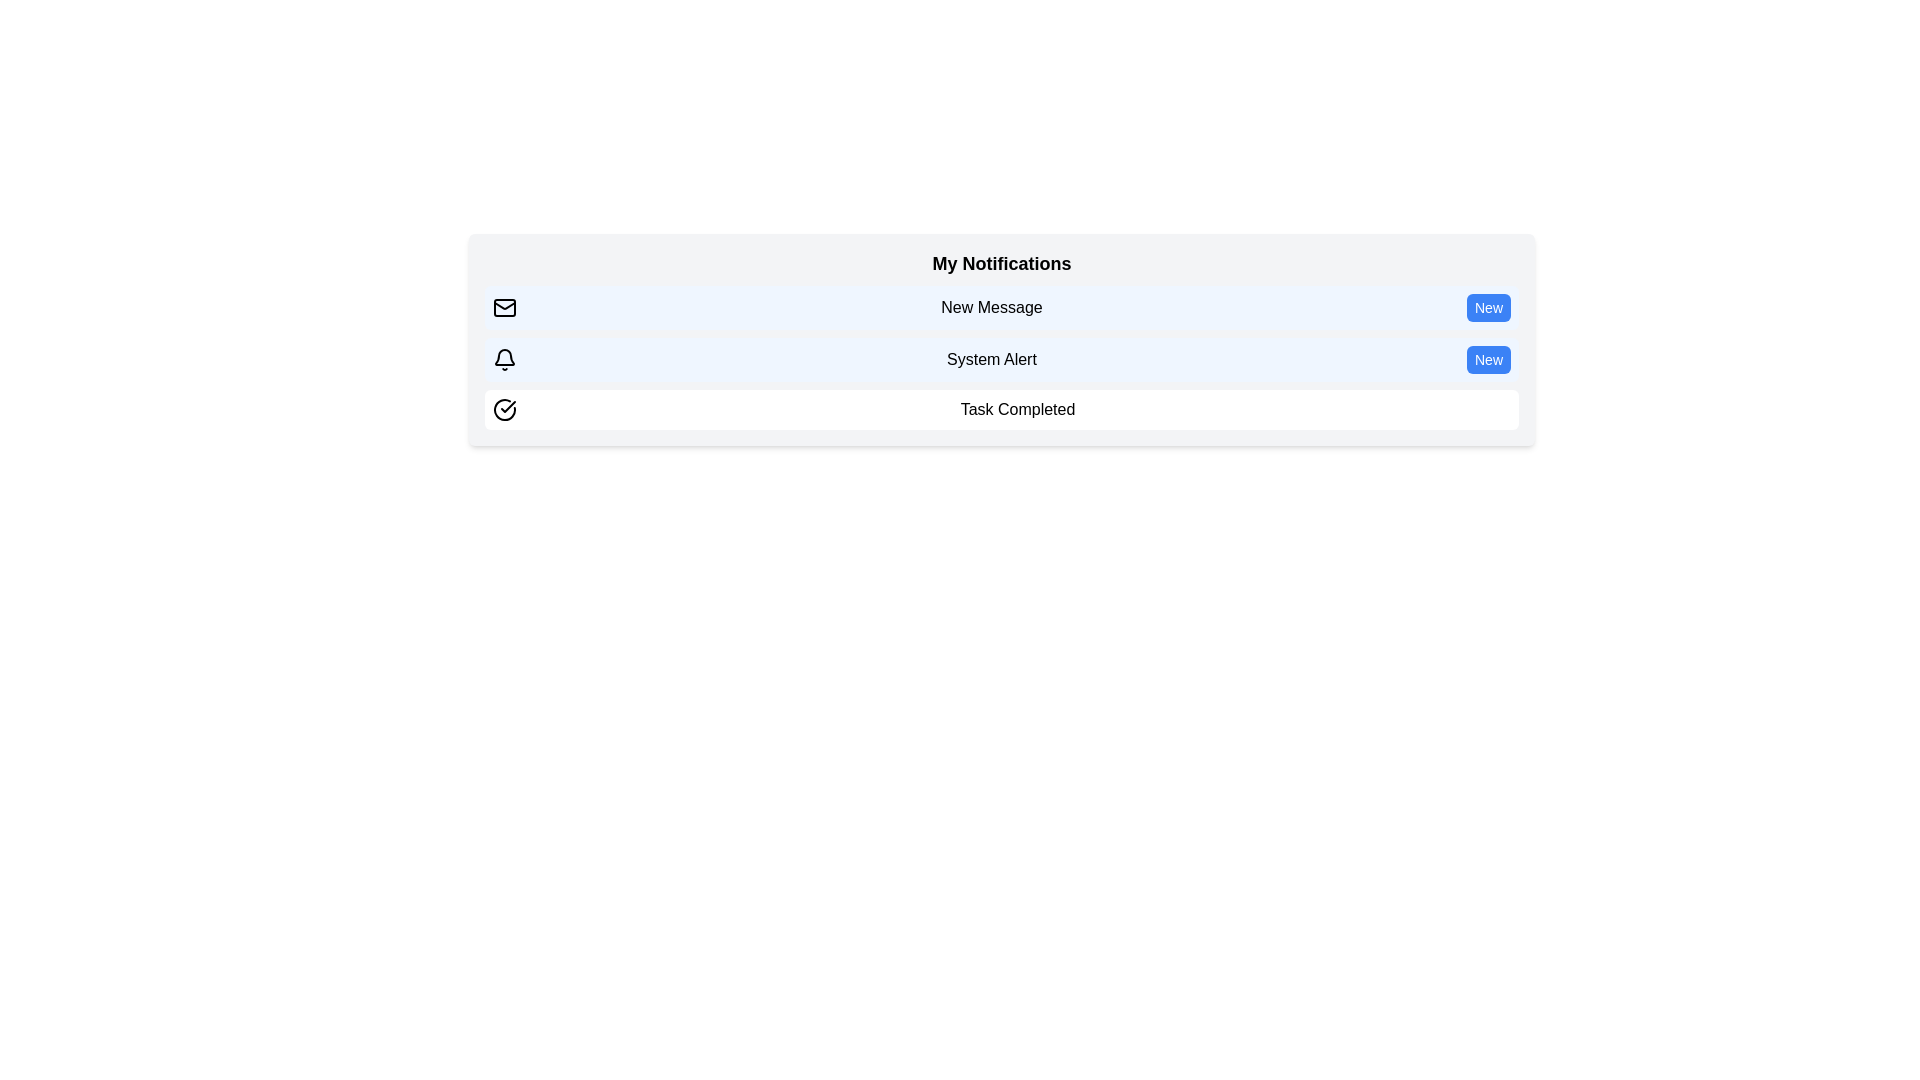 The image size is (1920, 1080). Describe the element at coordinates (992, 308) in the screenshot. I see `the 'New Message' label in the second row of the notification list, which provides information about the type of notification` at that location.